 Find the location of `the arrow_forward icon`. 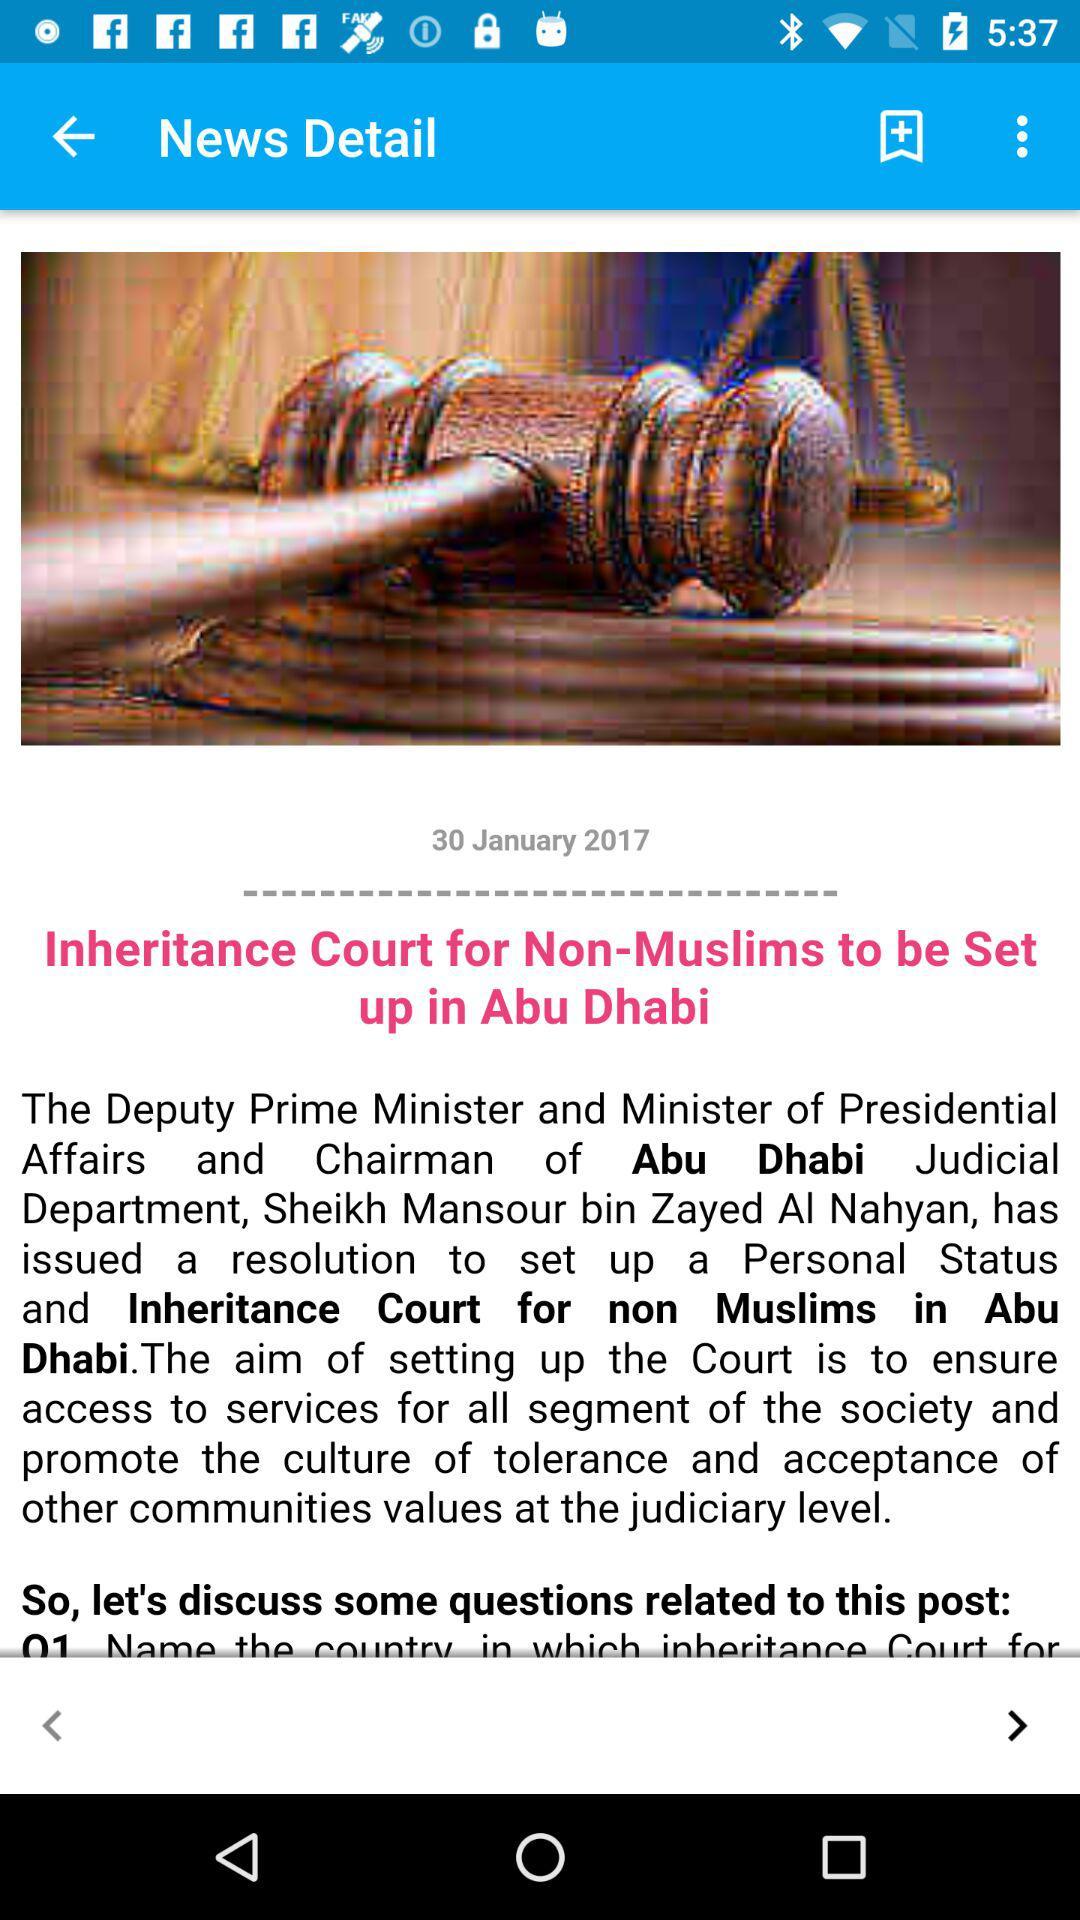

the arrow_forward icon is located at coordinates (1017, 1724).